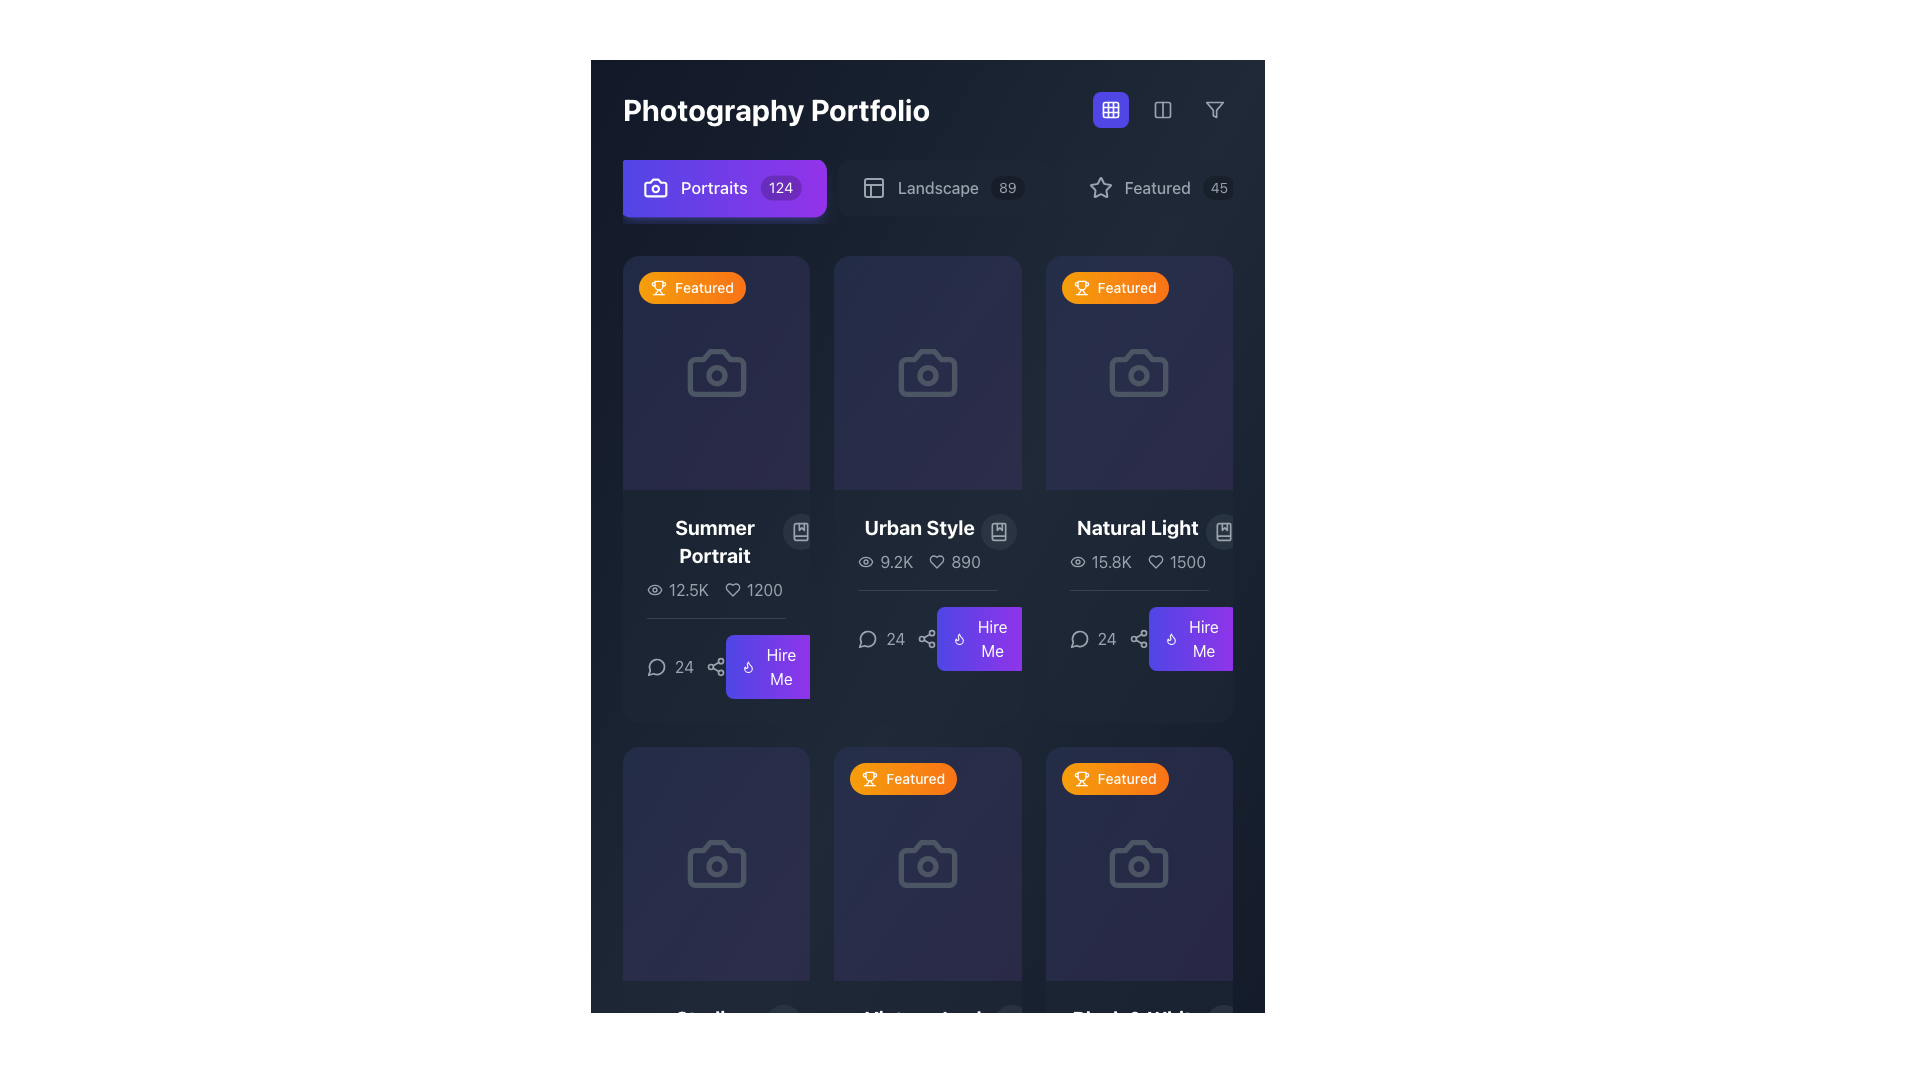 The height and width of the screenshot is (1080, 1920). Describe the element at coordinates (688, 589) in the screenshot. I see `the text element displaying the numerical value of 12.5 thousand, which is located to the right of the eye icon and below the thumbnail for 'Summer Portrait'` at that location.